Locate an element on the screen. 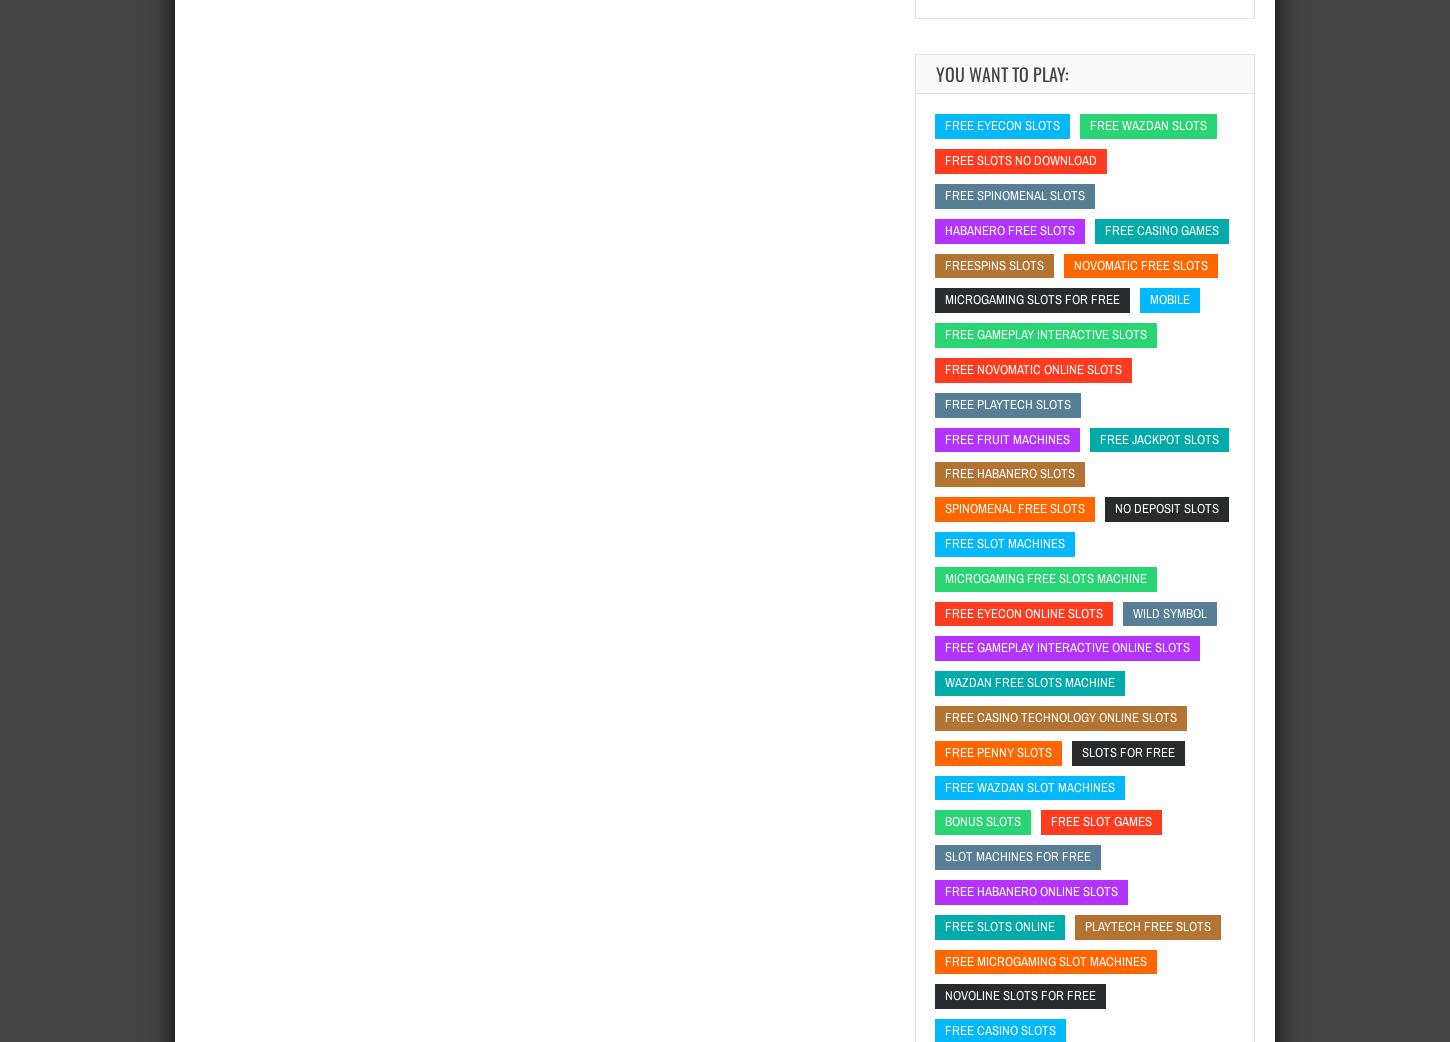 This screenshot has height=1042, width=1450. 'Free Novomatic Online Slots' is located at coordinates (1033, 367).